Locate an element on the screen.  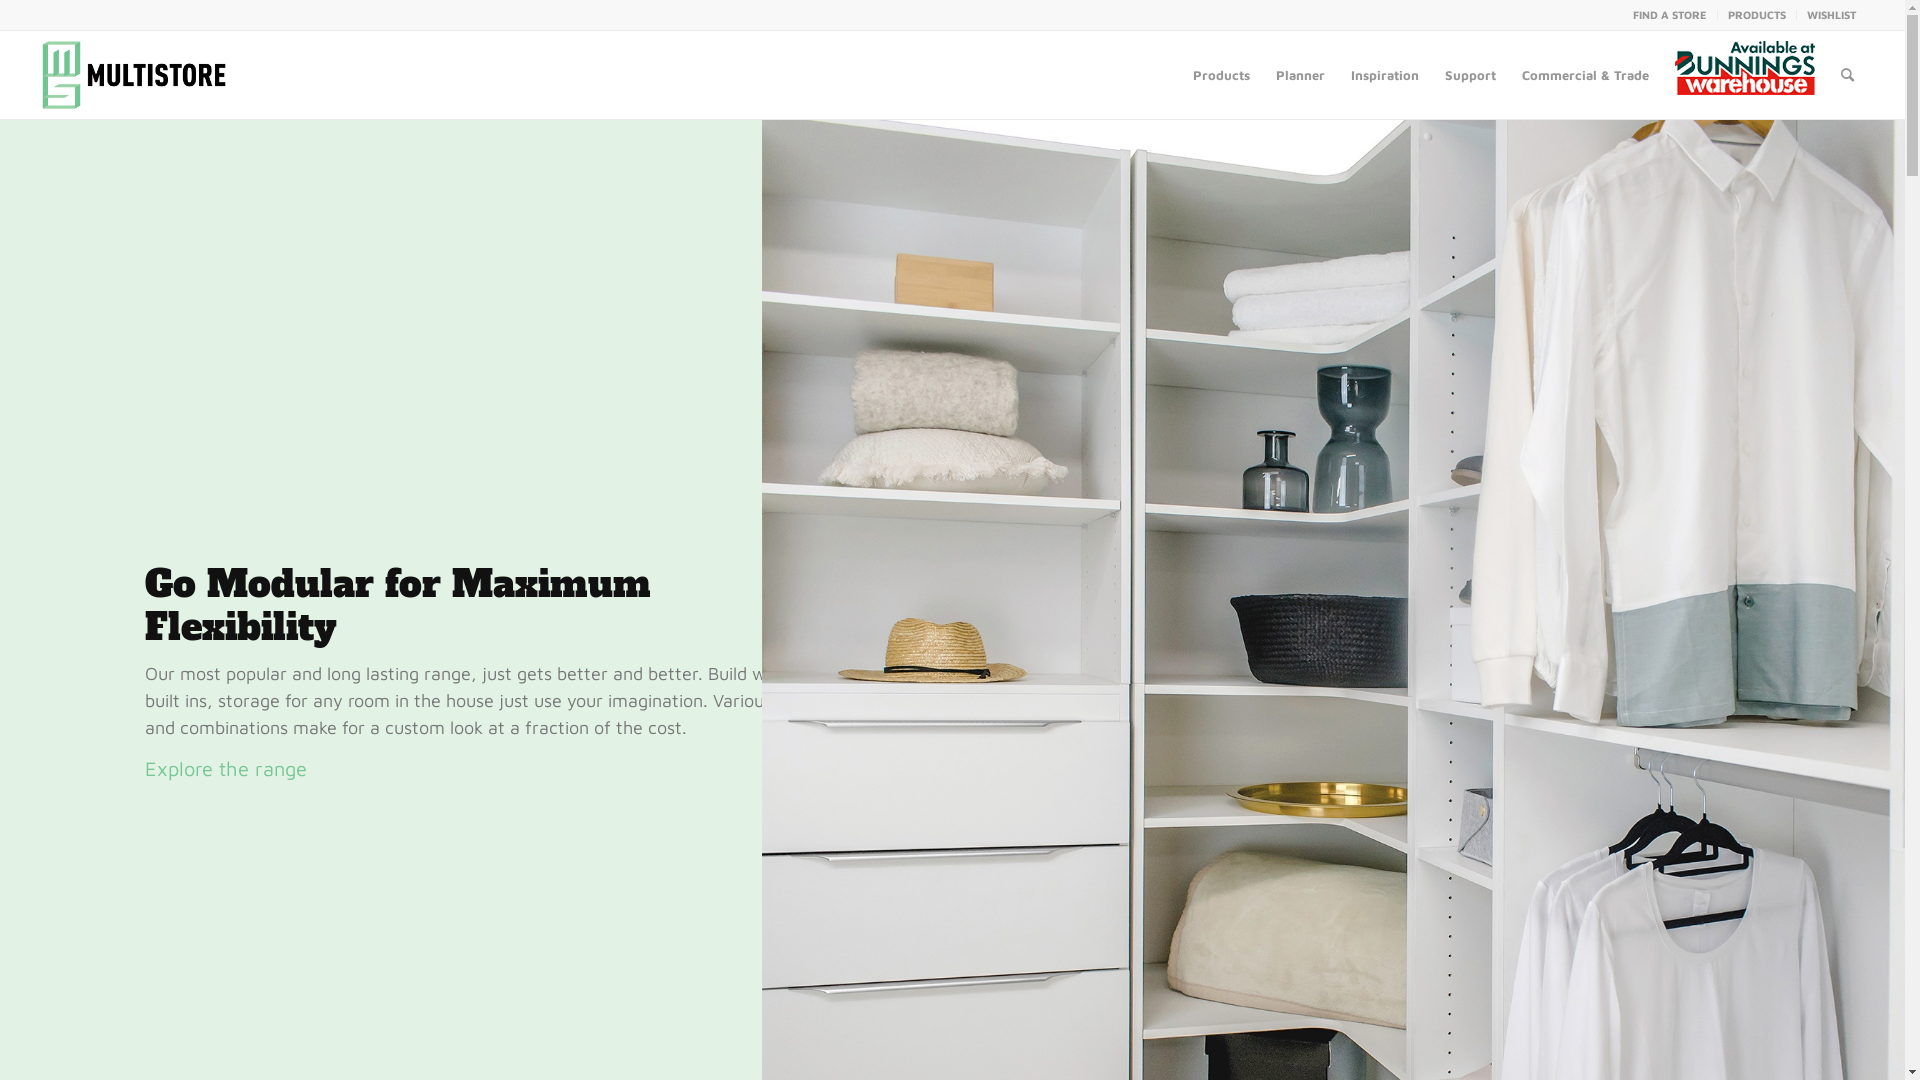
'Planner' is located at coordinates (1261, 73).